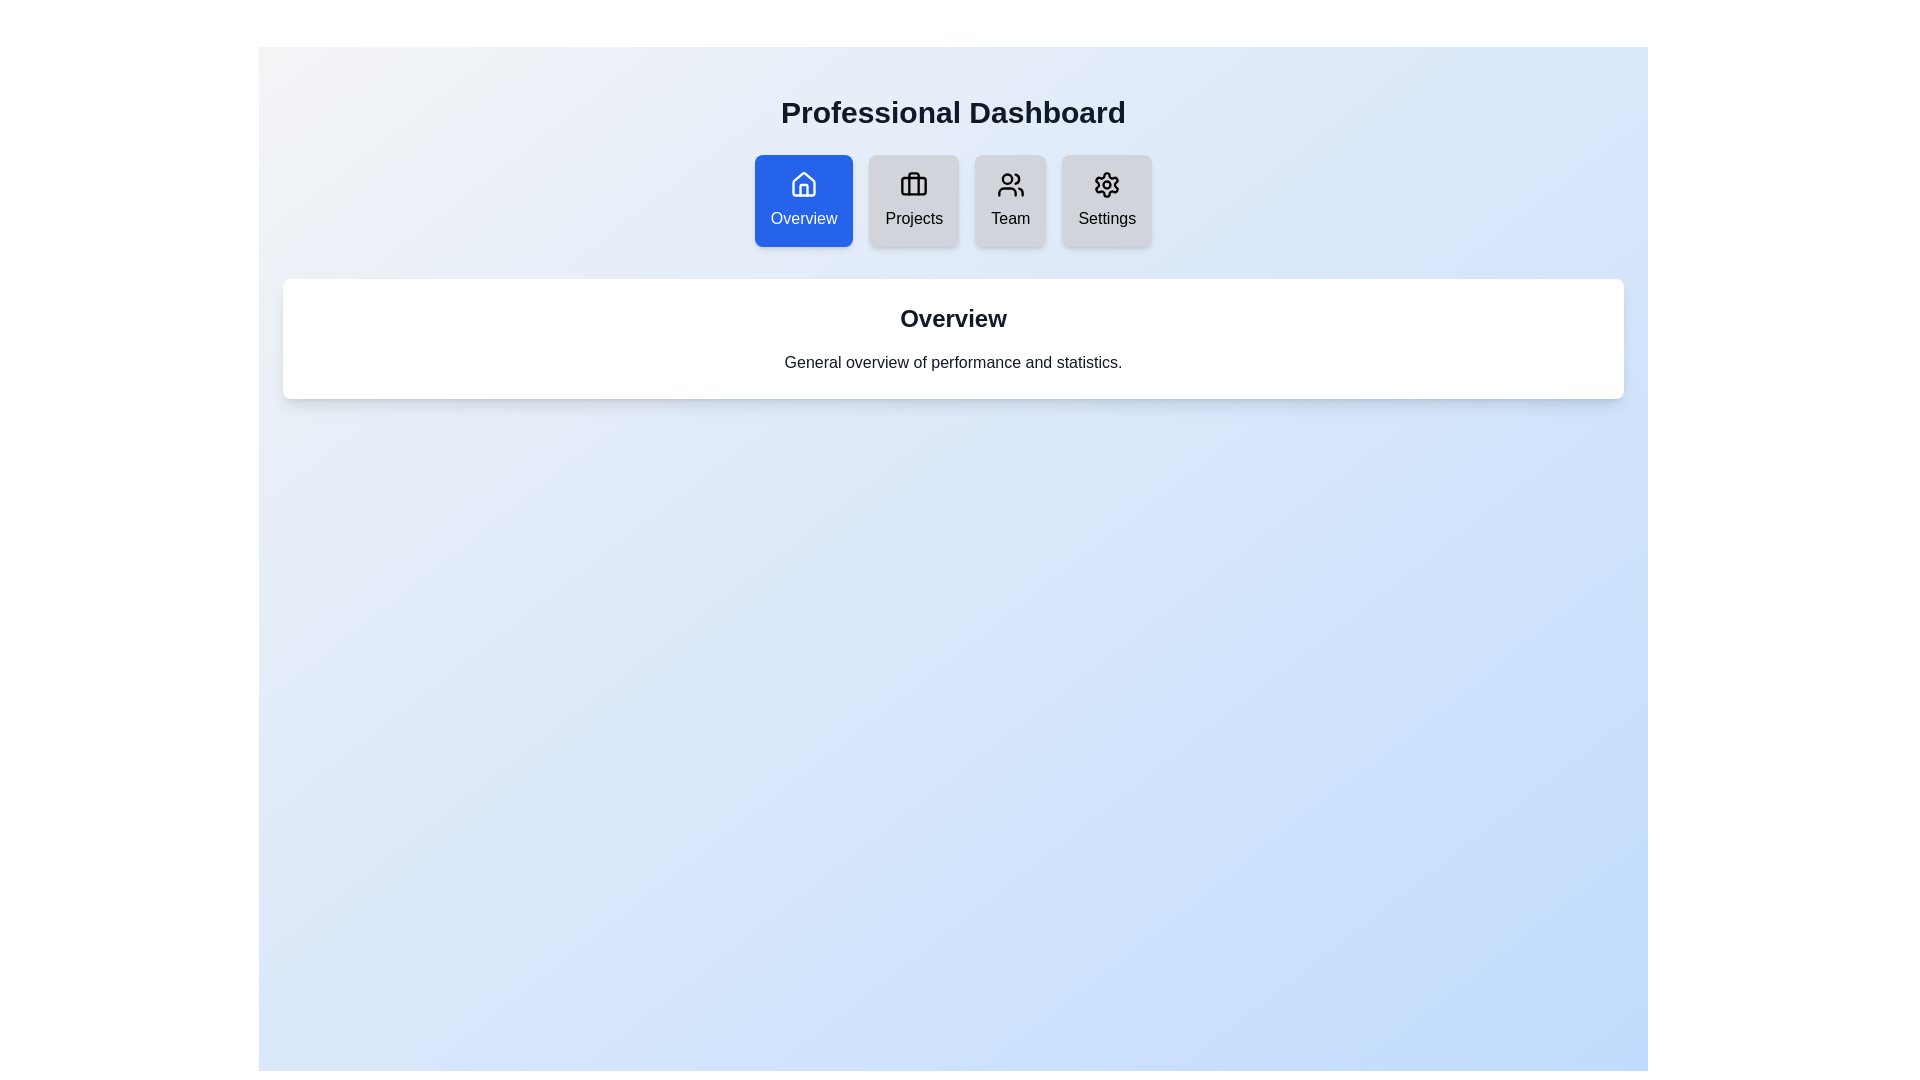 This screenshot has height=1080, width=1920. Describe the element at coordinates (1106, 200) in the screenshot. I see `the Settings tab by clicking on it` at that location.